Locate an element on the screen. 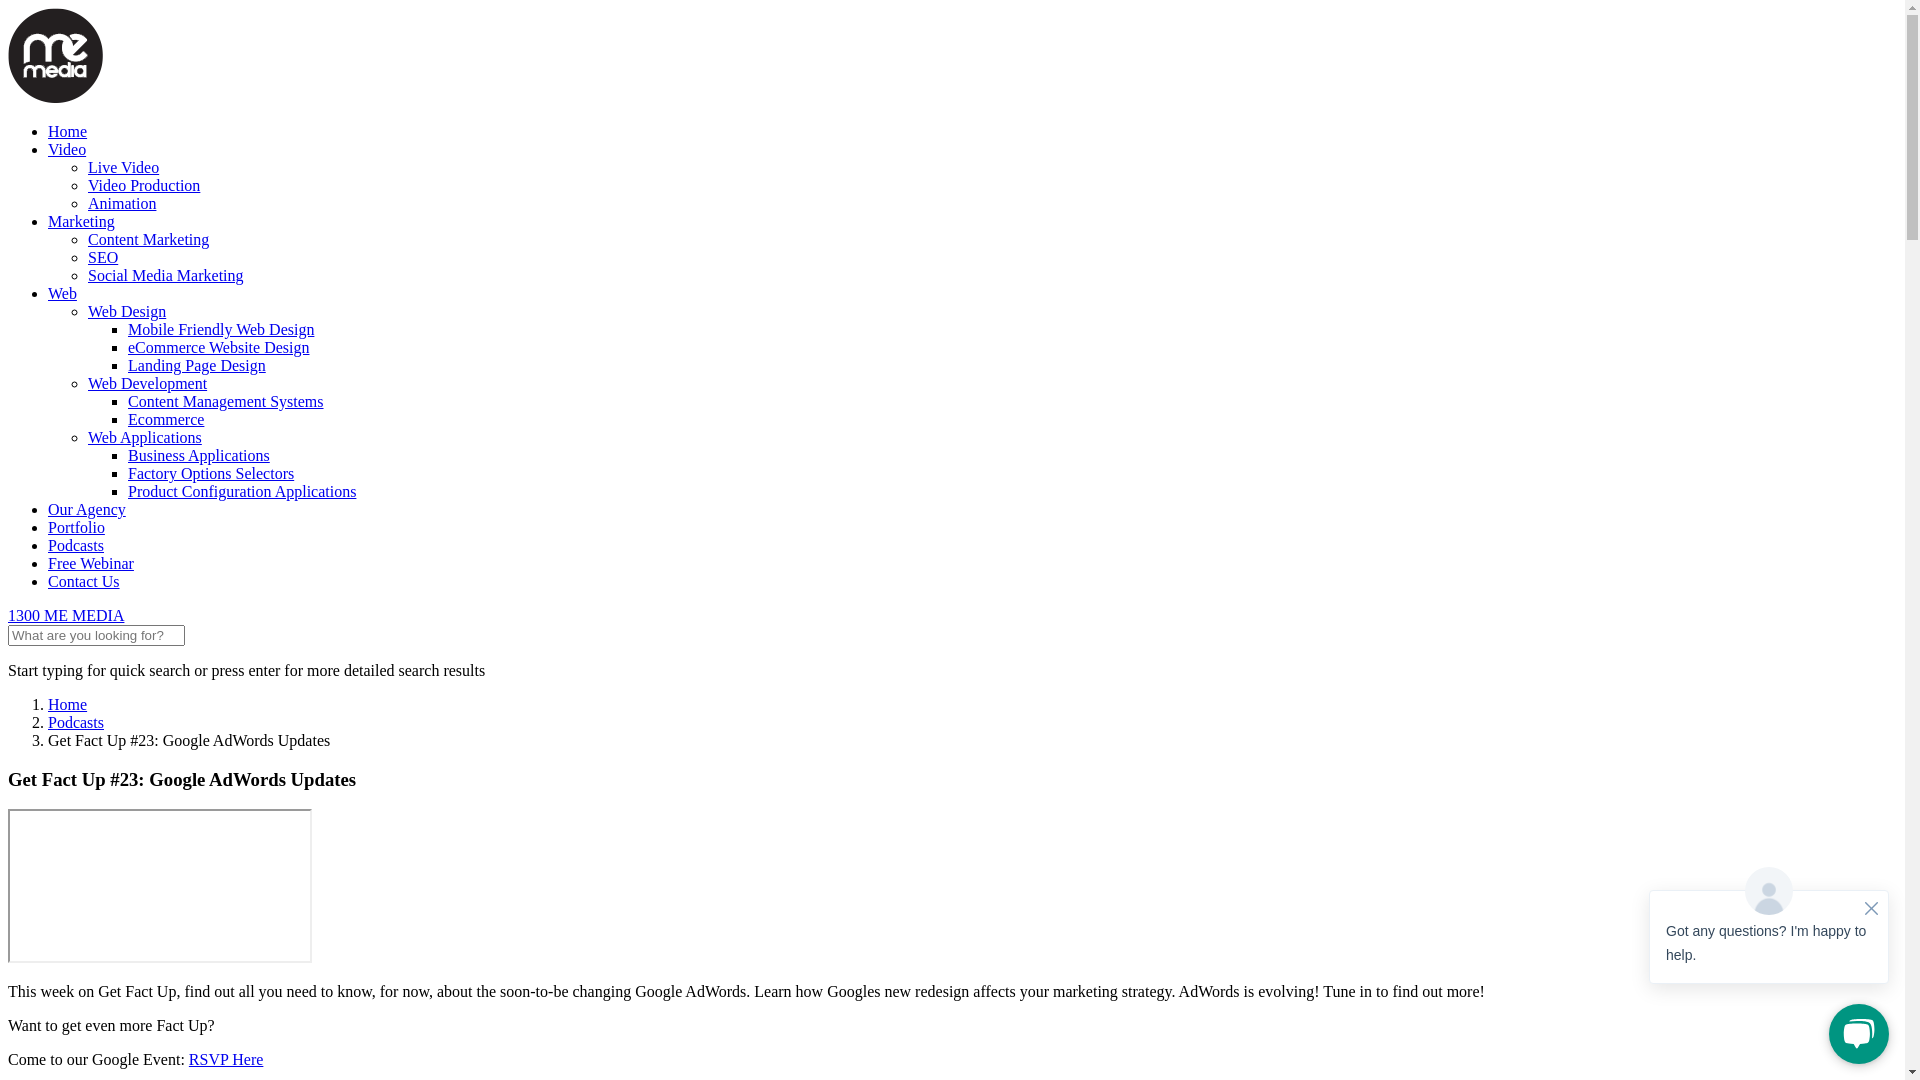  'Social Media Marketing' is located at coordinates (166, 275).